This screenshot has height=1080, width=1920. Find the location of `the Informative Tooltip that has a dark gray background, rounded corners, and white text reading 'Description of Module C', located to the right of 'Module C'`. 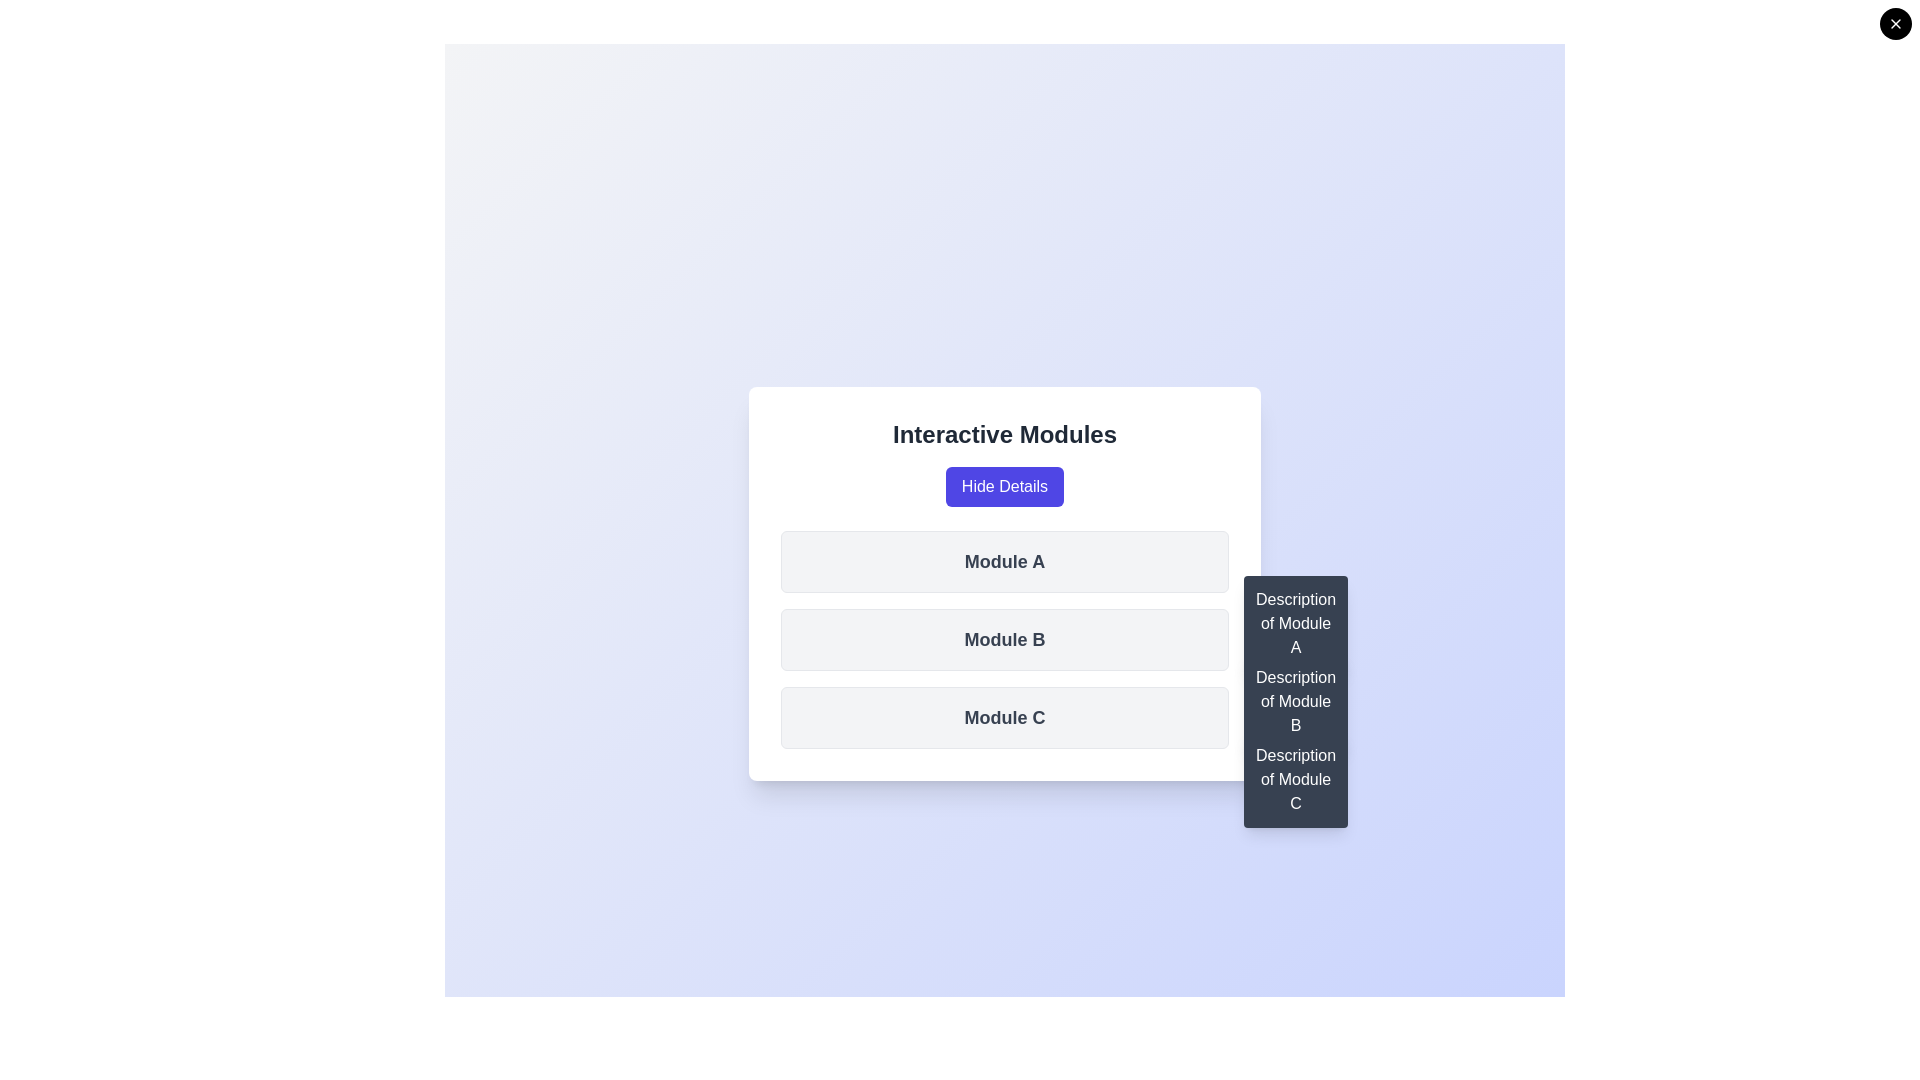

the Informative Tooltip that has a dark gray background, rounded corners, and white text reading 'Description of Module C', located to the right of 'Module C' is located at coordinates (1296, 778).